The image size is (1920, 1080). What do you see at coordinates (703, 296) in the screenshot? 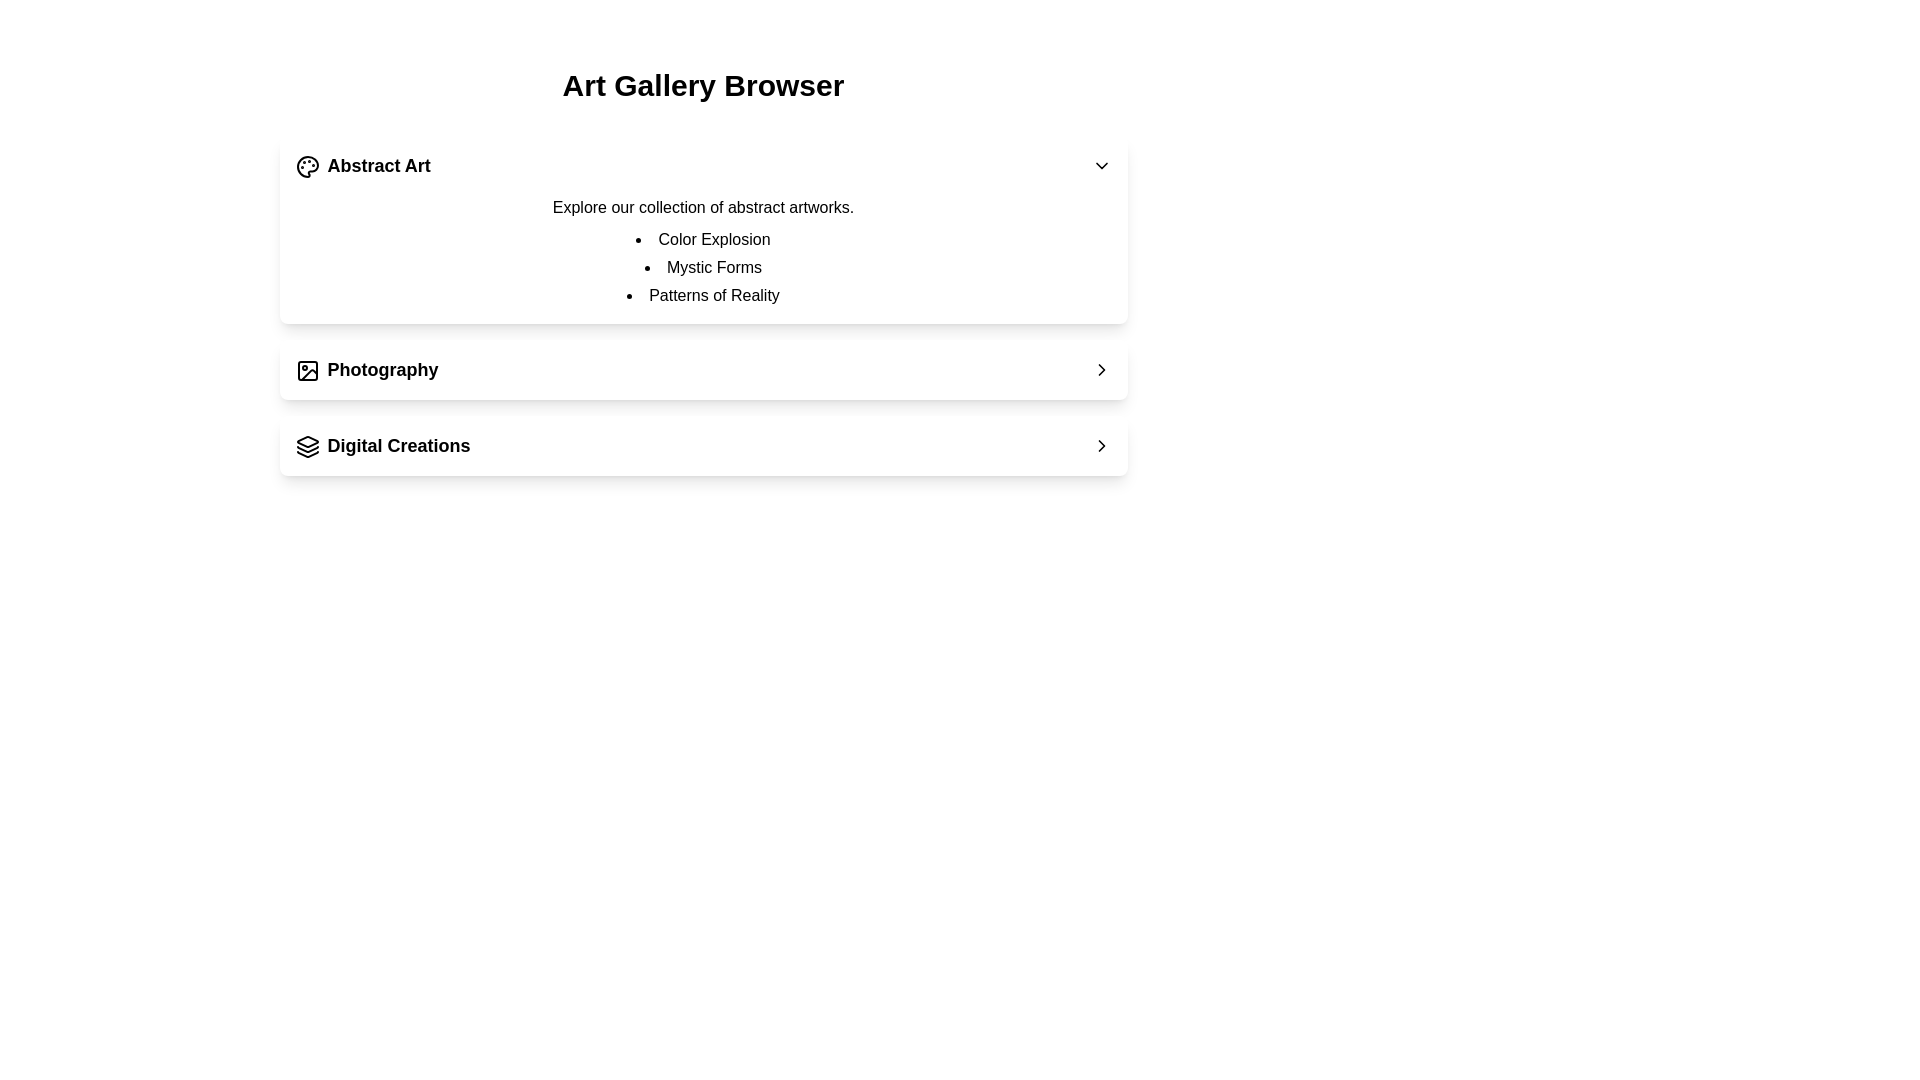
I see `the artwork Patterns of Reality from the list` at bounding box center [703, 296].